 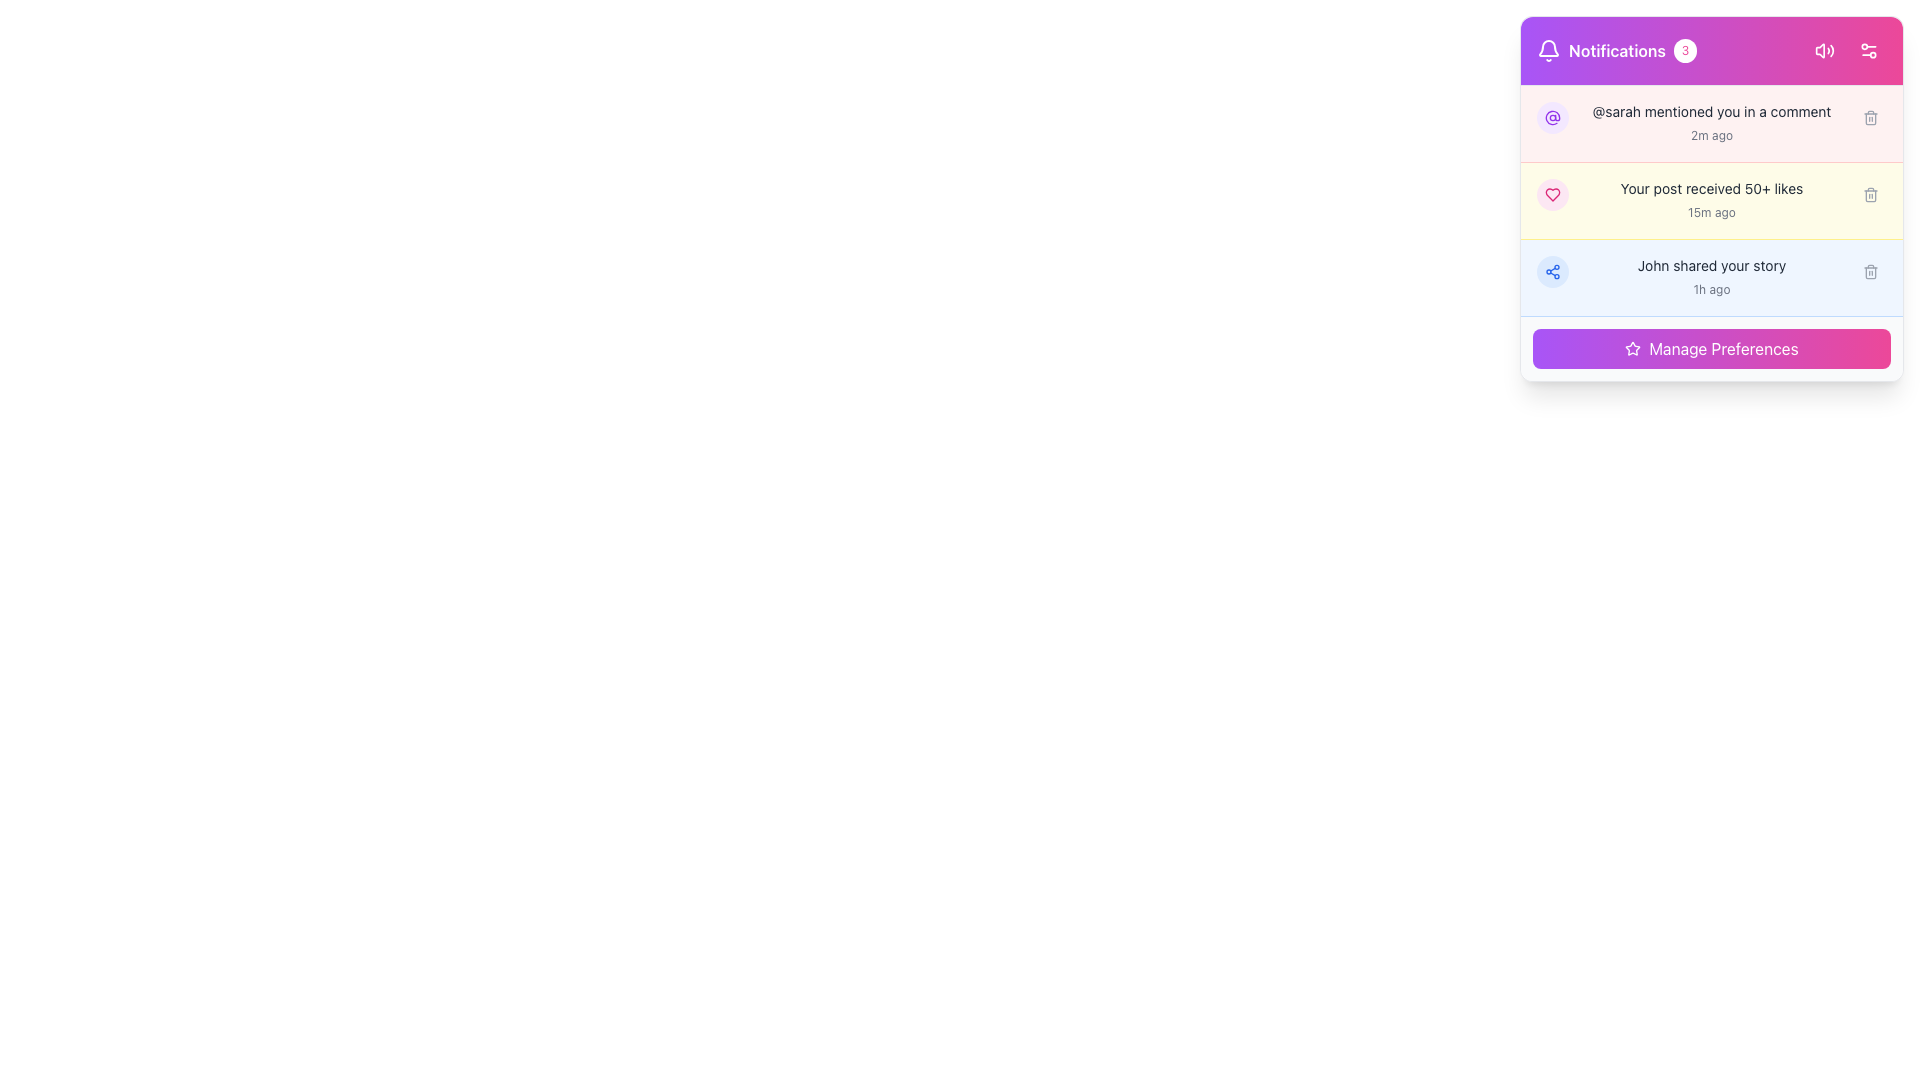 I want to click on the circular icon with a purple background featuring a white at-sign symbol located in the top right corner of the notification panel, so click(x=1552, y=118).